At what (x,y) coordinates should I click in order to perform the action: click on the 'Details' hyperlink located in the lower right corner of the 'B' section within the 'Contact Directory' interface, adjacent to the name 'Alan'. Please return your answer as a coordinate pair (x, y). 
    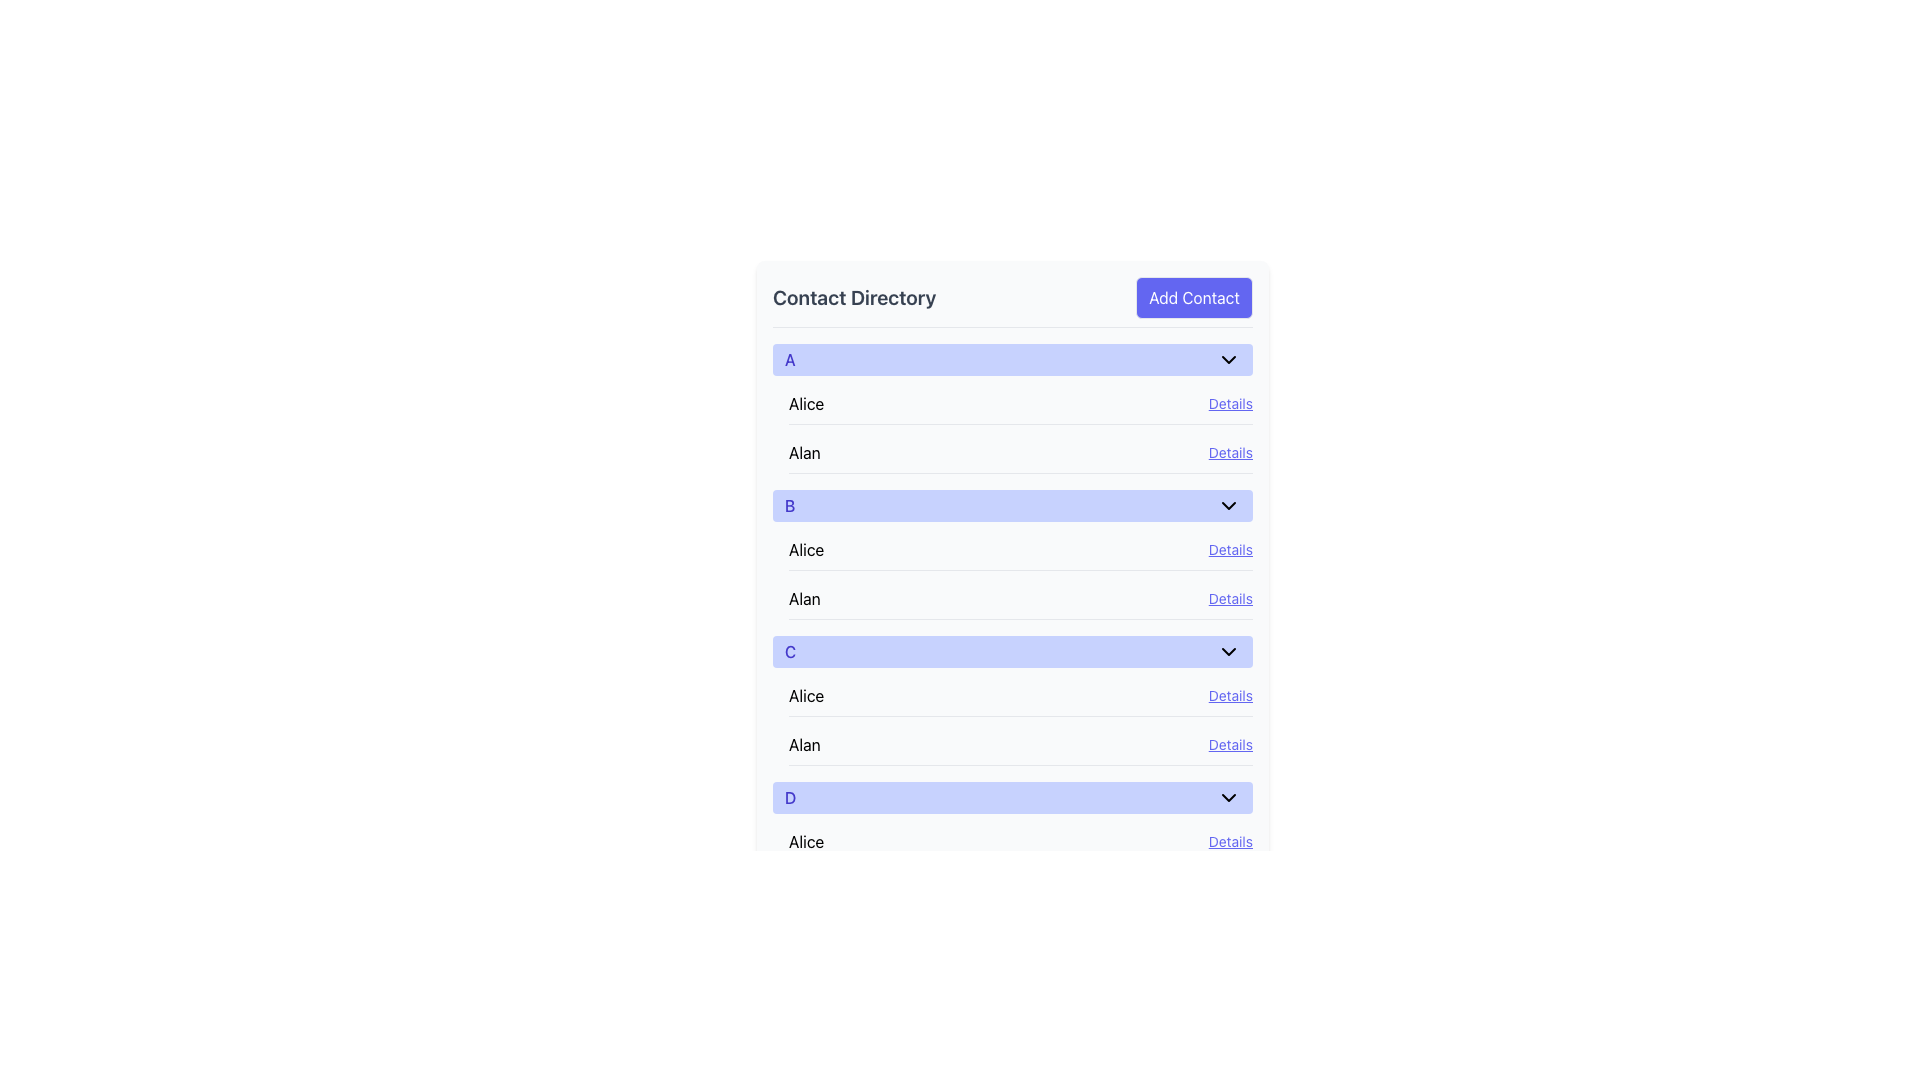
    Looking at the image, I should click on (1228, 597).